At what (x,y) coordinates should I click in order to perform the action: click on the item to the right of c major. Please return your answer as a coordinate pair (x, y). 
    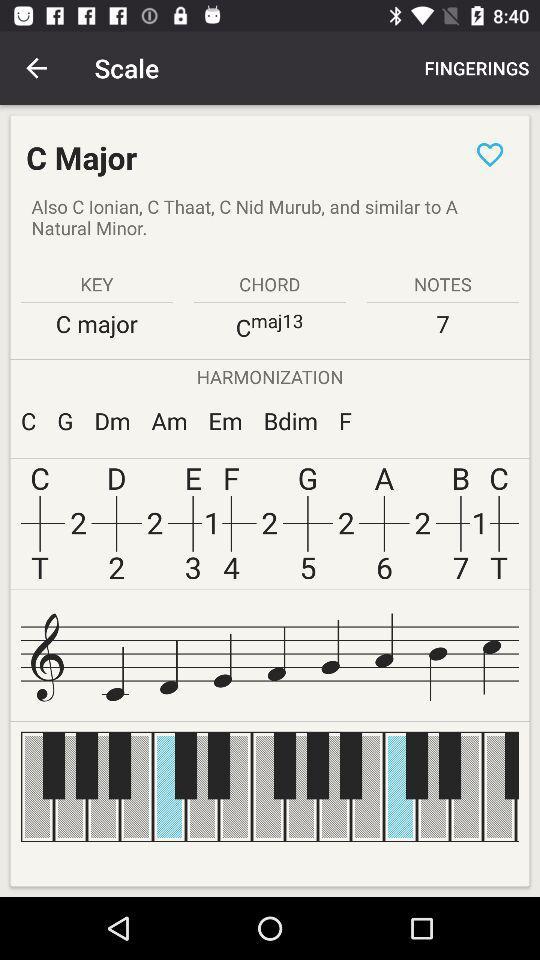
    Looking at the image, I should click on (489, 153).